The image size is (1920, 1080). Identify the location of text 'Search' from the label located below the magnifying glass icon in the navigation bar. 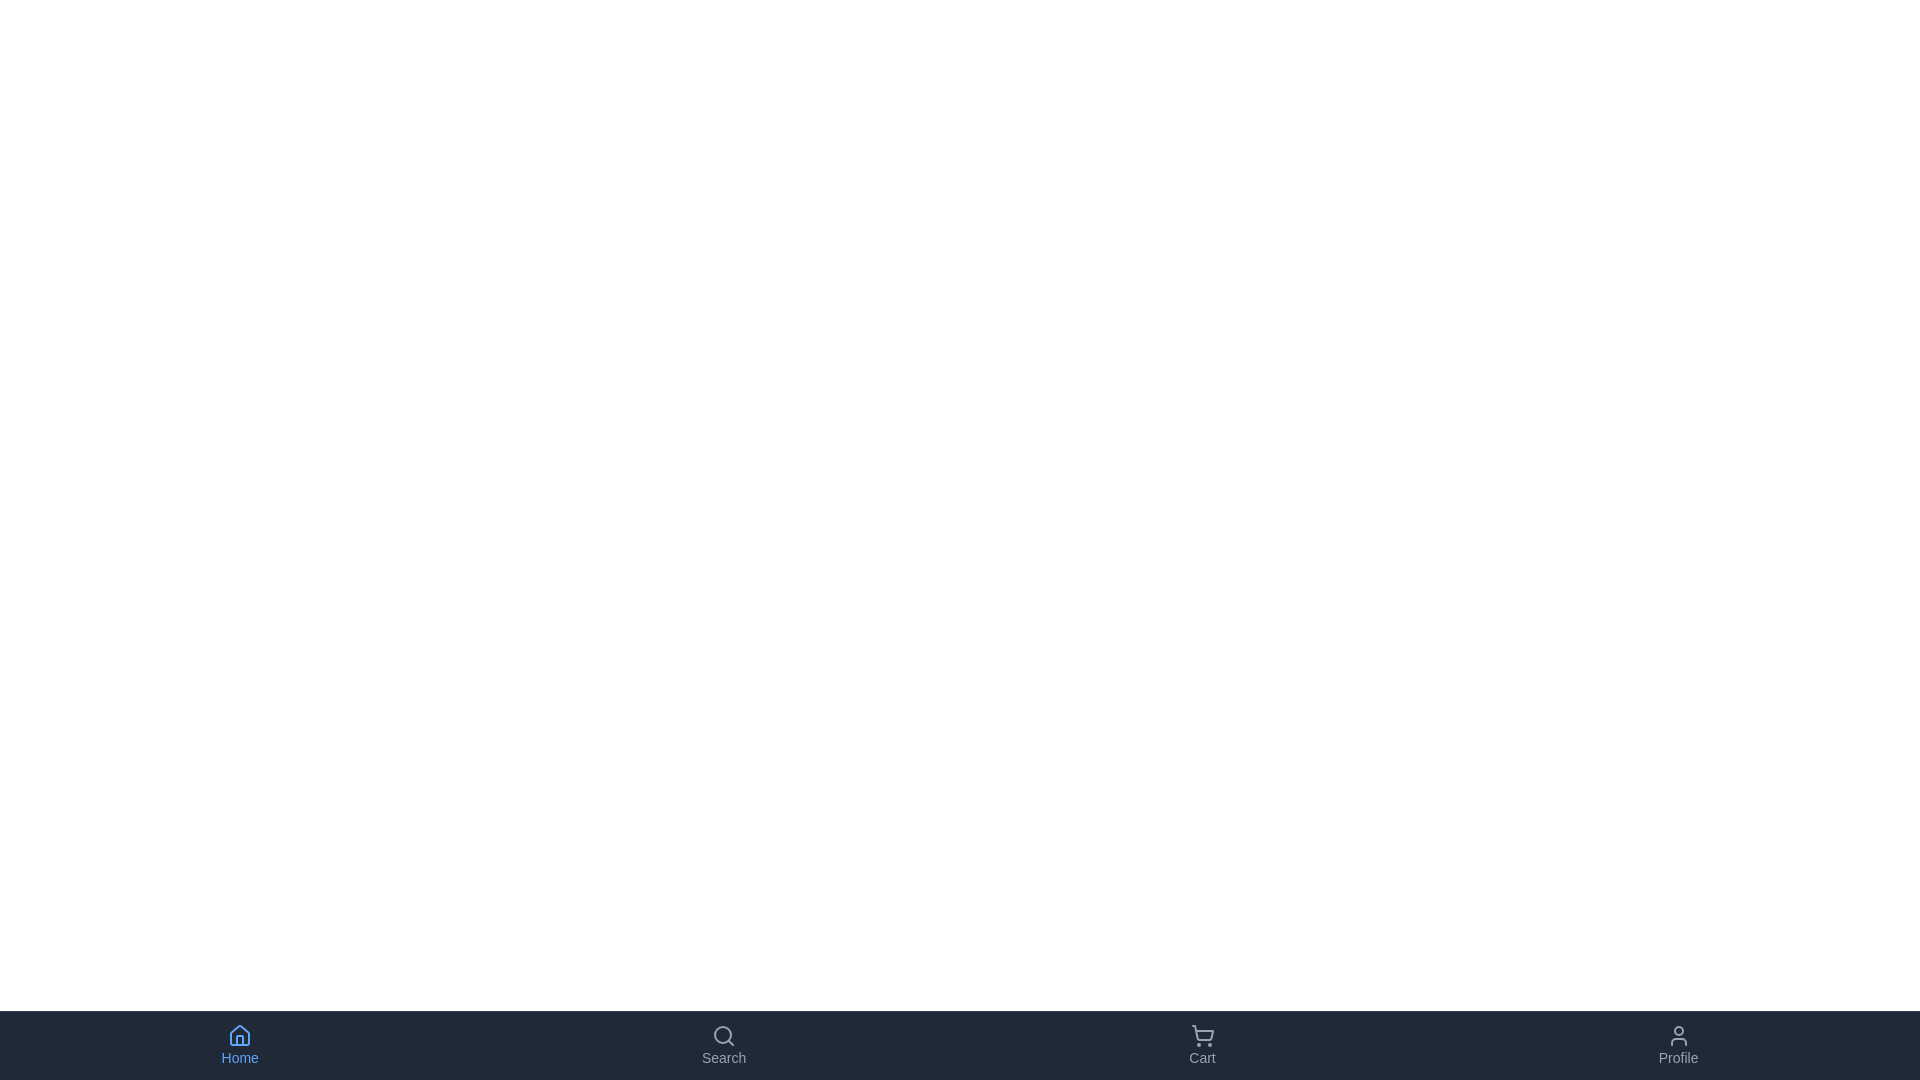
(723, 1056).